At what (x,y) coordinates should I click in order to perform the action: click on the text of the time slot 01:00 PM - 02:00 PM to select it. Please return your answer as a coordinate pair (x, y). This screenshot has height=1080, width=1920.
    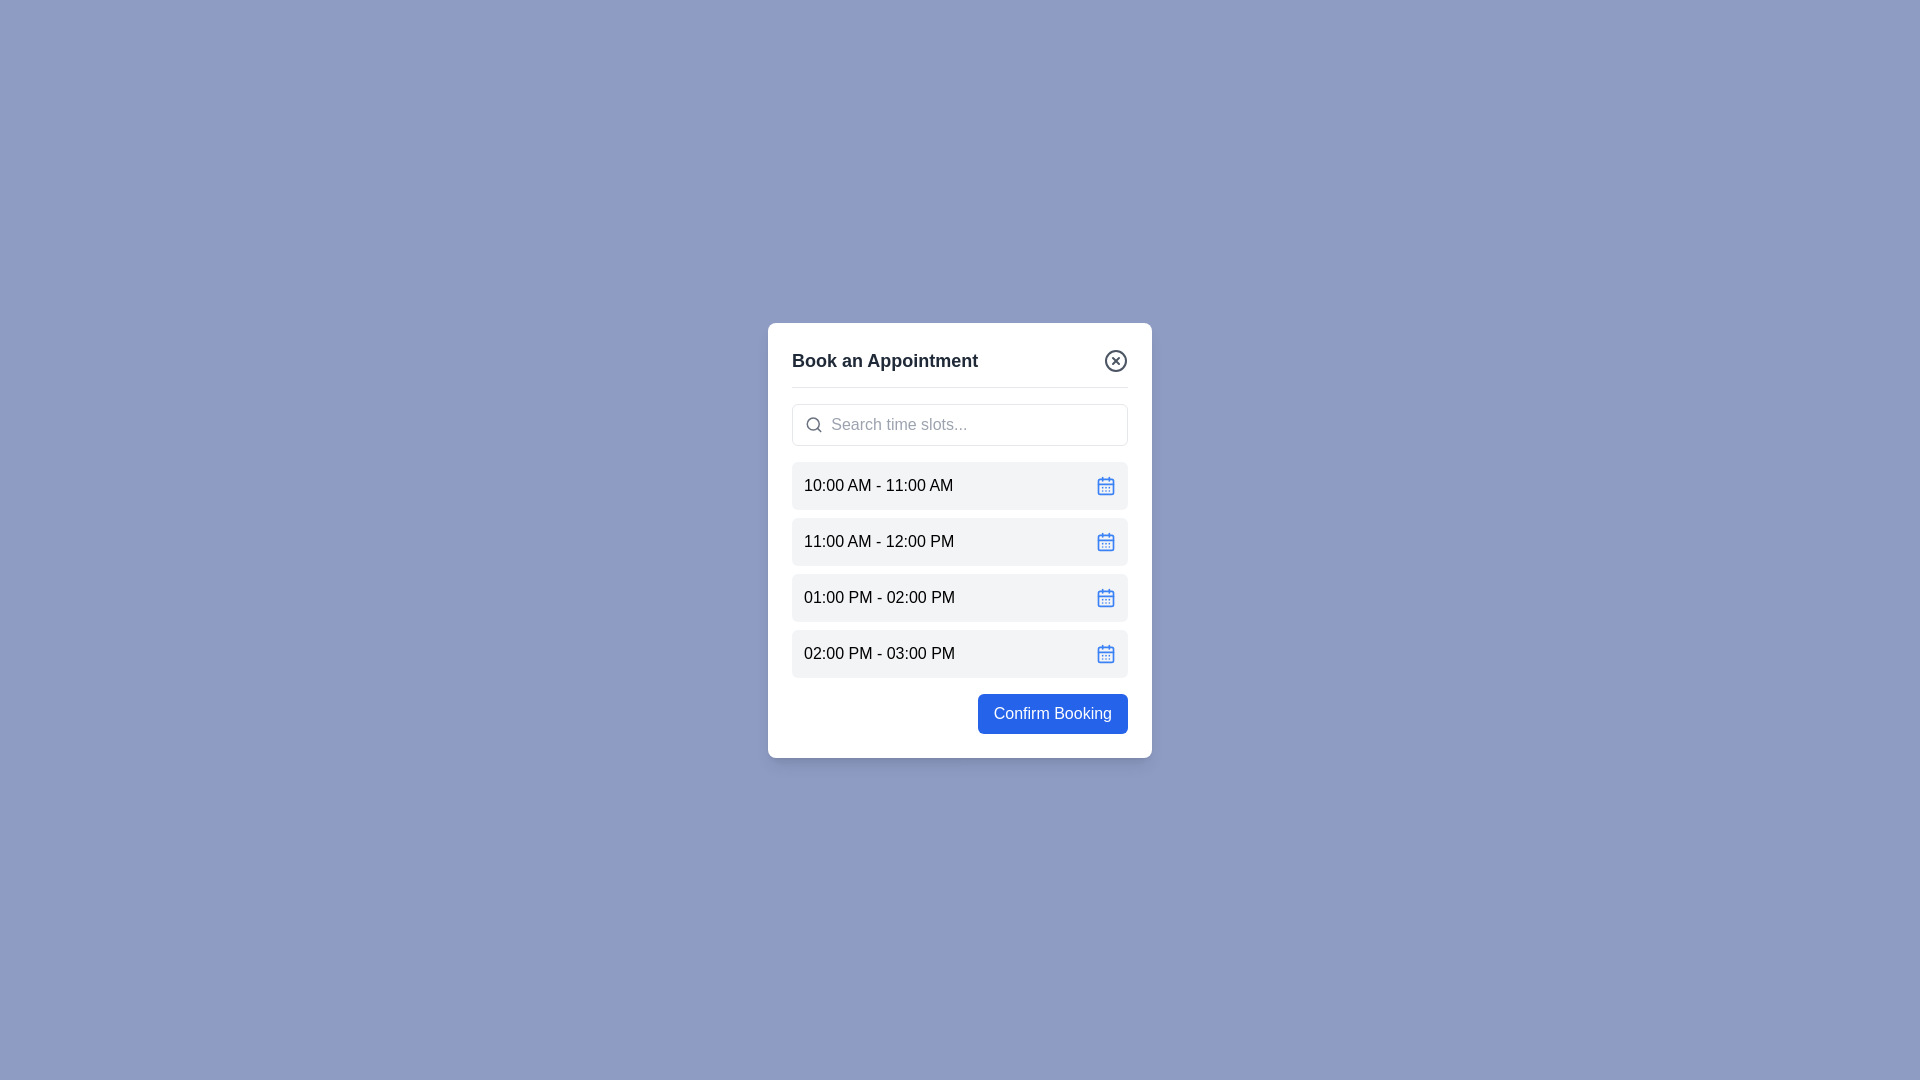
    Looking at the image, I should click on (879, 596).